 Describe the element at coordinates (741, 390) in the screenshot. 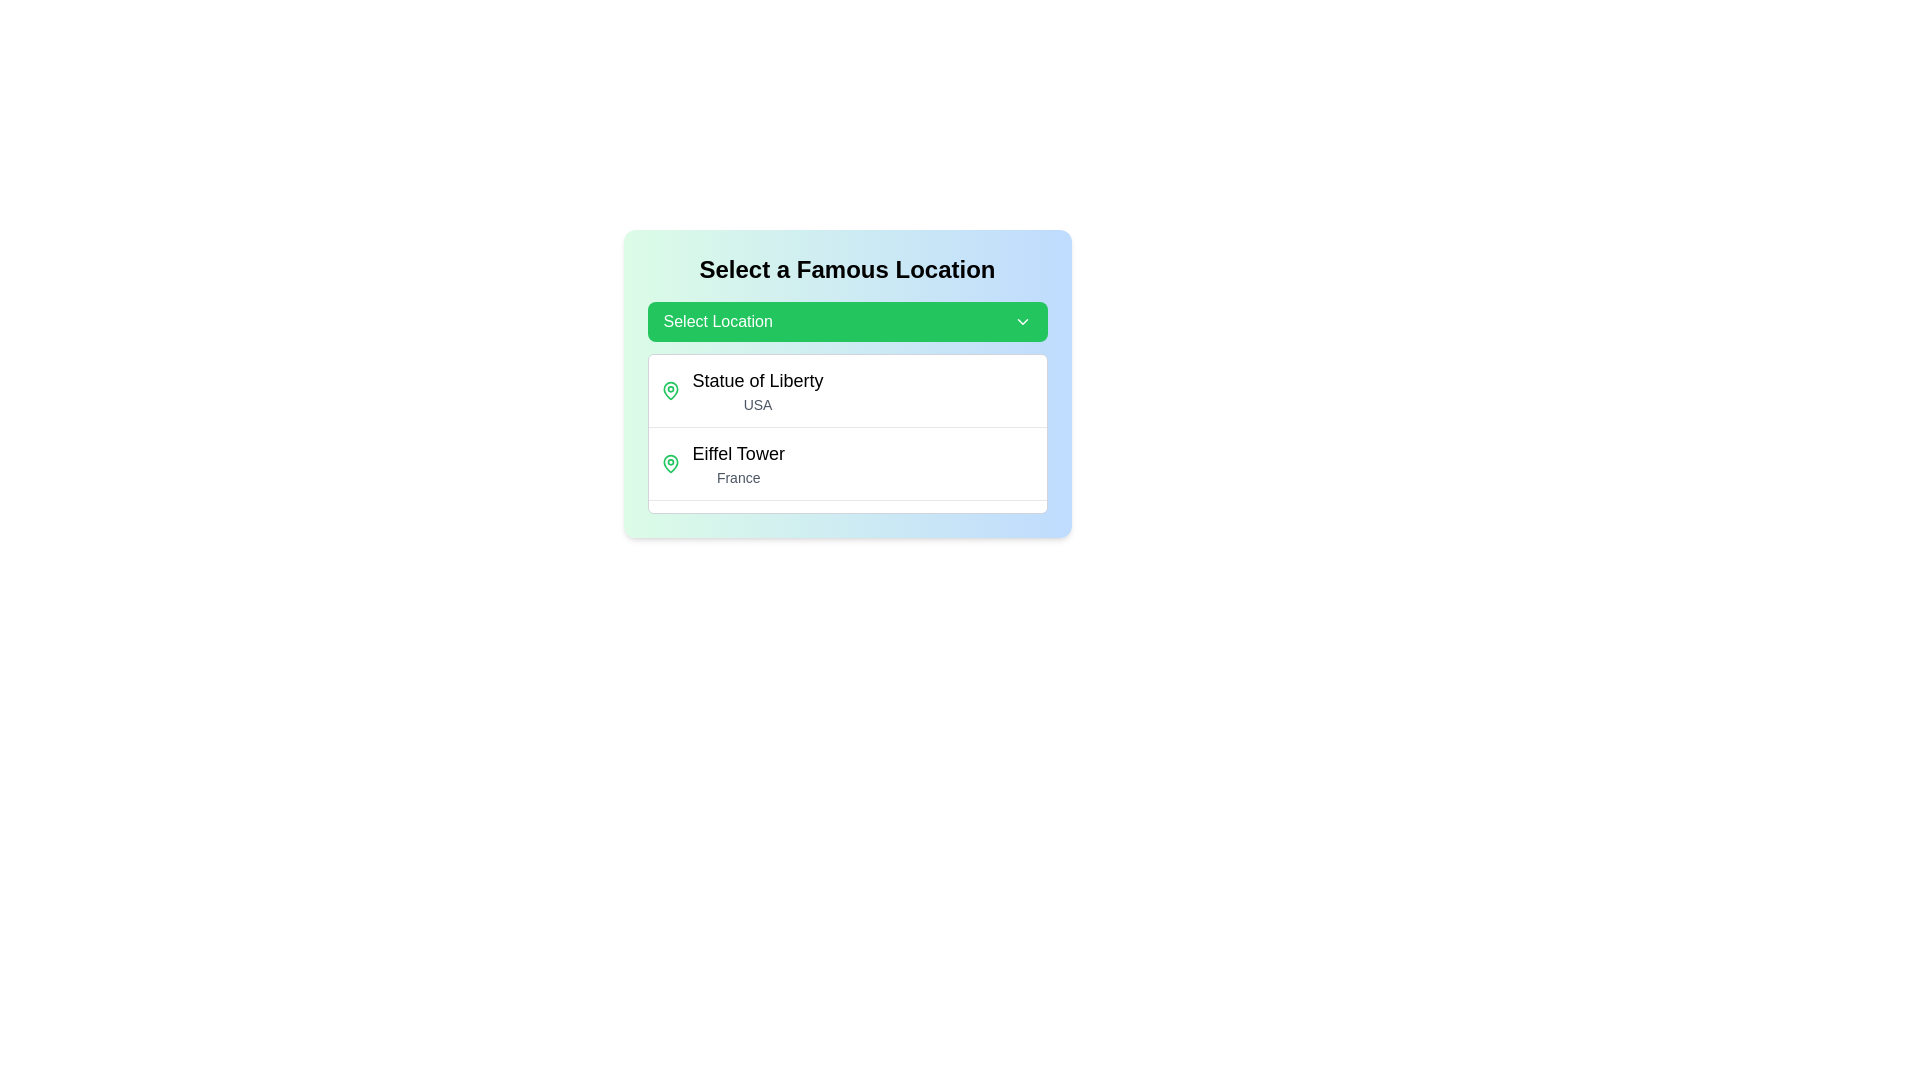

I see `the 'Statue of Liberty, USA' selection option in the dropdown menu` at that location.